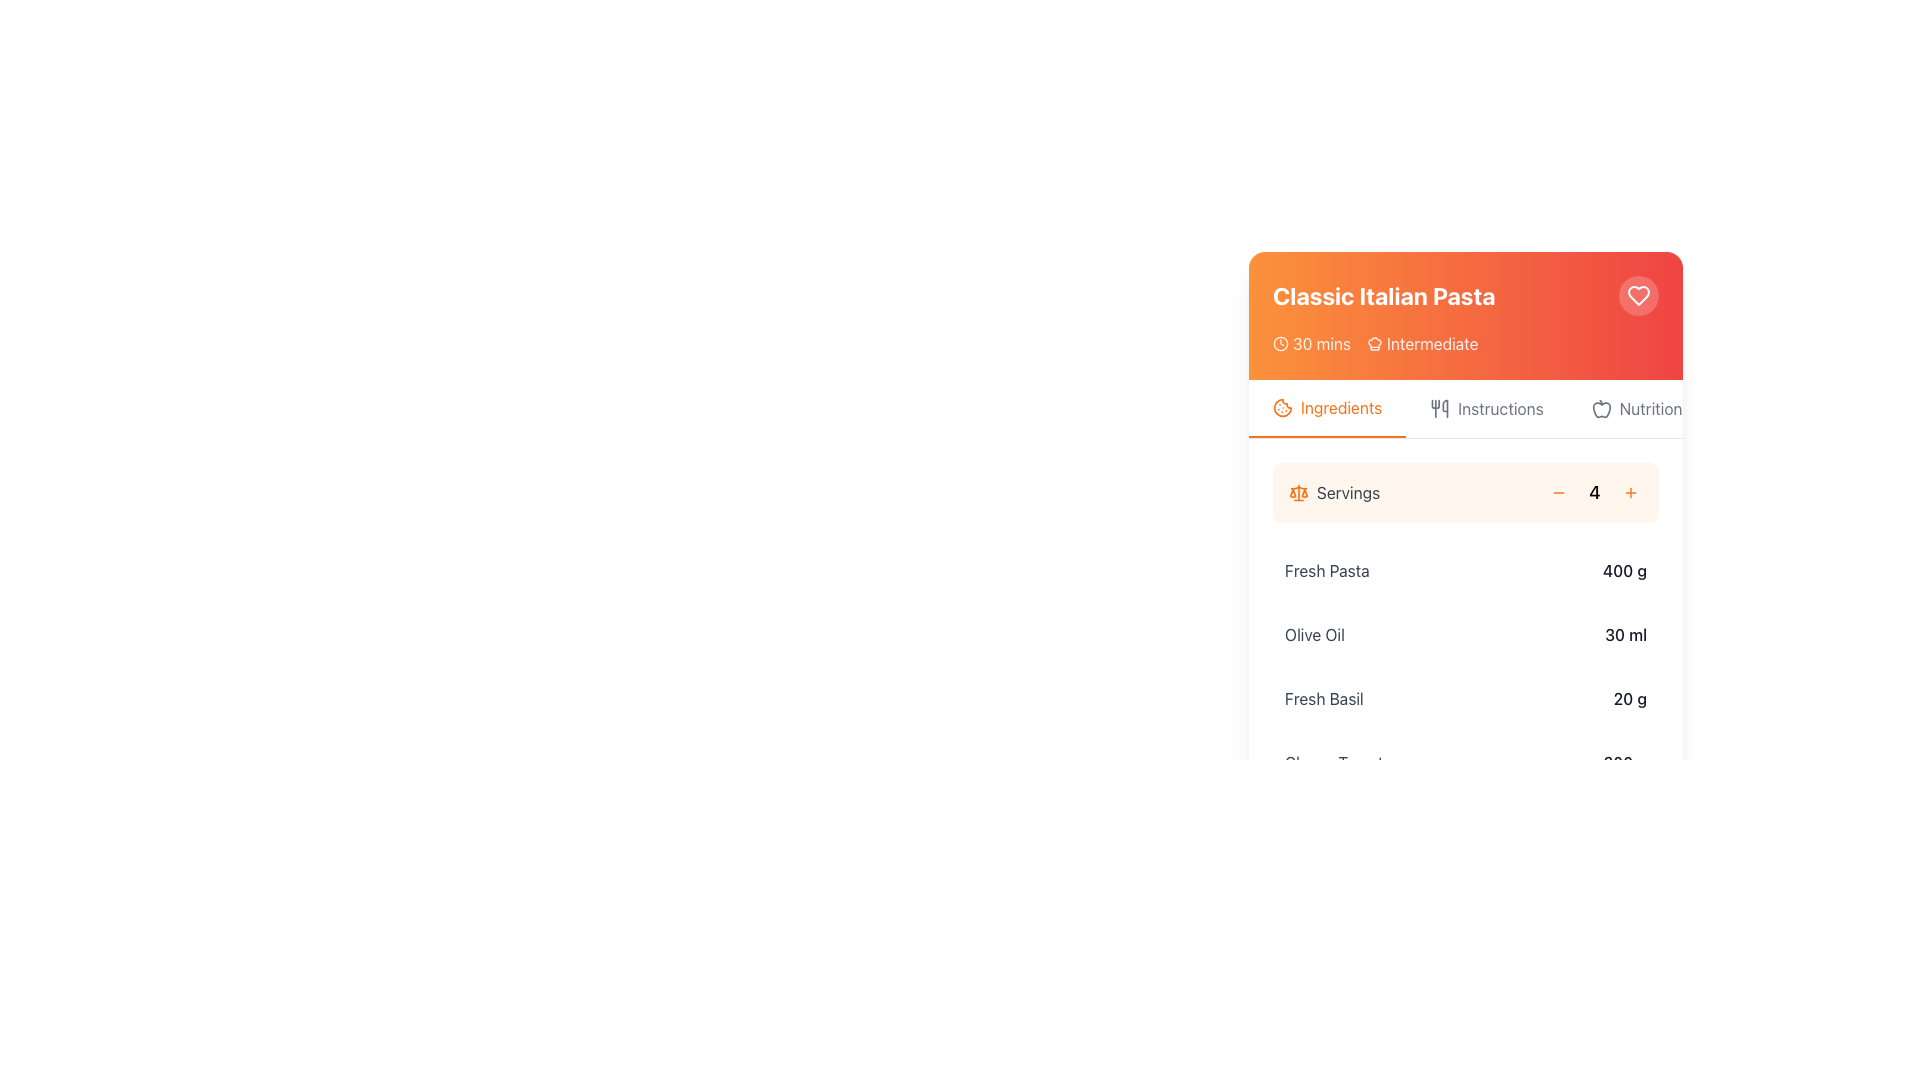 The image size is (1920, 1080). I want to click on the 'Olive Oil' label, which identifies it as an ingredient in a recipe, positioned before the '30 ml' label in the vertical list of ingredients, so click(1315, 635).